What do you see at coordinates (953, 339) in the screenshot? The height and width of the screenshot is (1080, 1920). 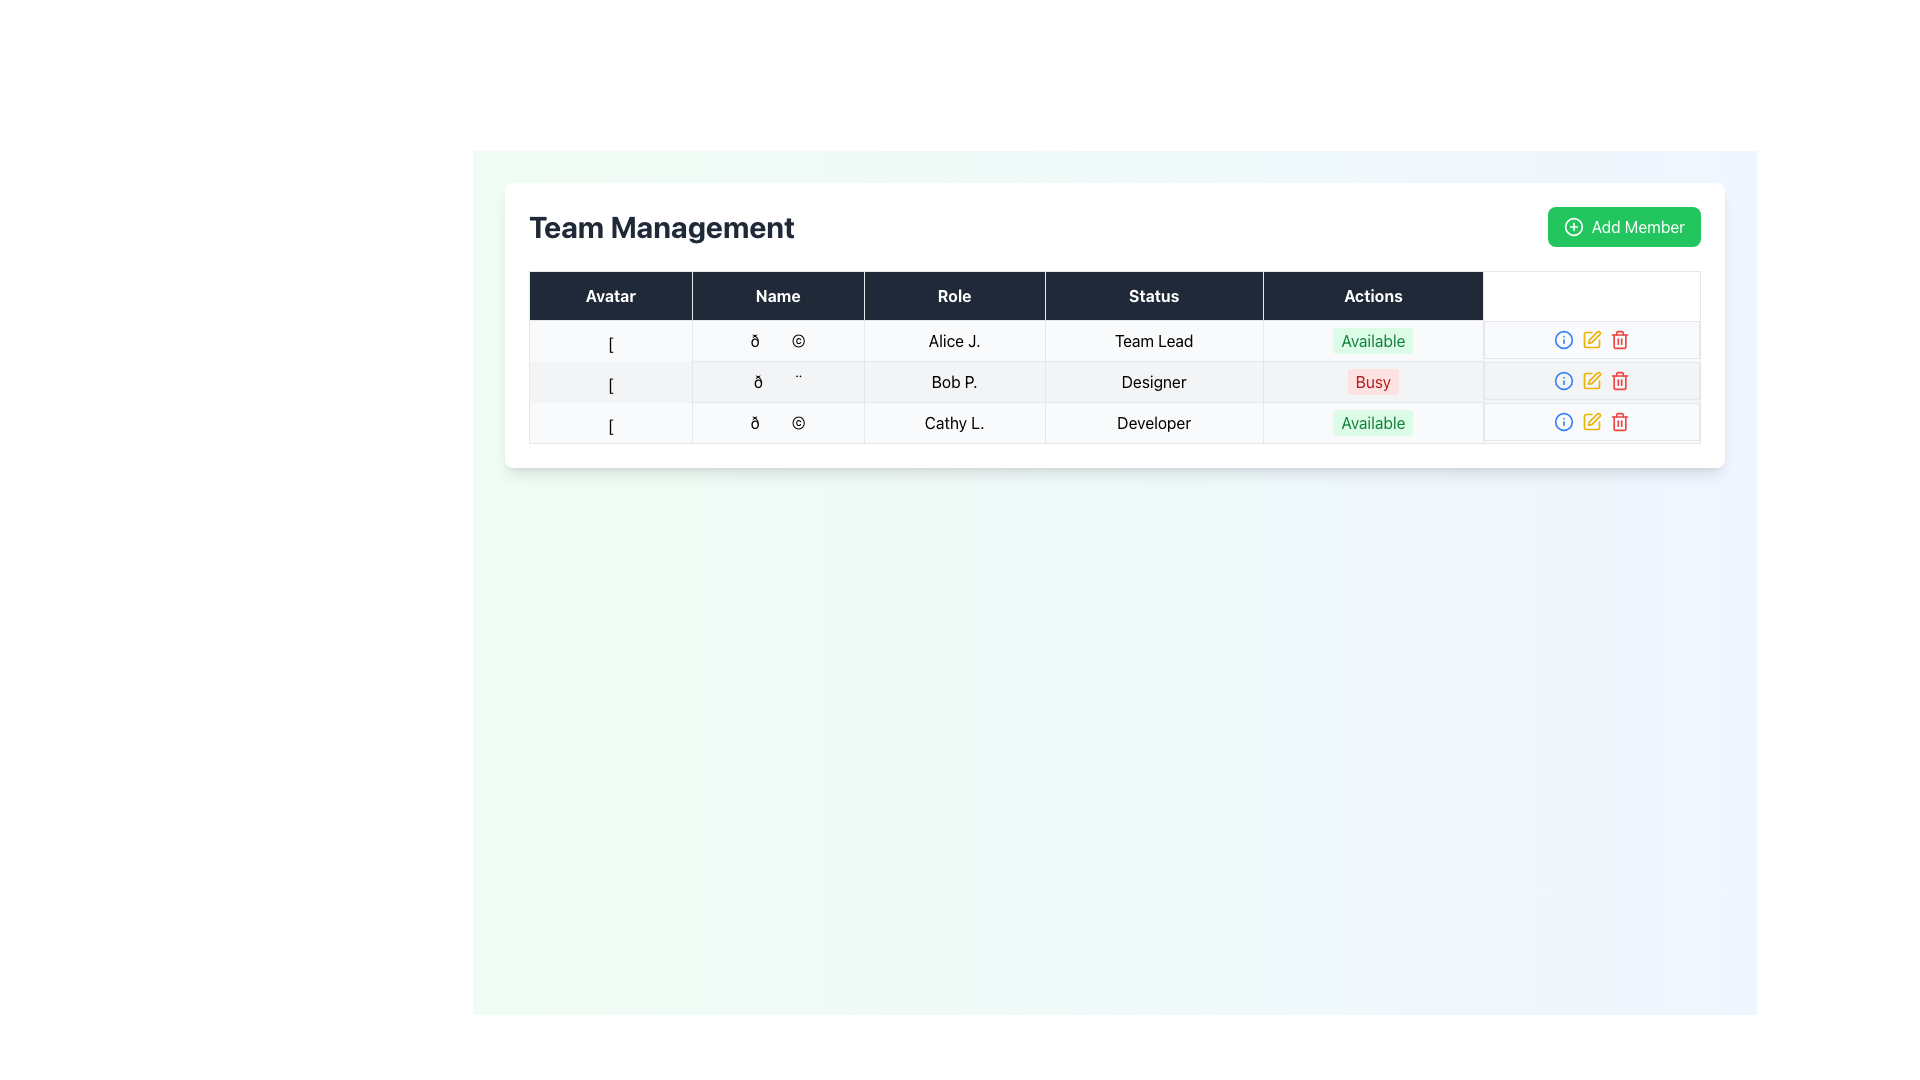 I see `the Text label displaying the role of the person named 'Alice J.' in the tabular layout` at bounding box center [953, 339].